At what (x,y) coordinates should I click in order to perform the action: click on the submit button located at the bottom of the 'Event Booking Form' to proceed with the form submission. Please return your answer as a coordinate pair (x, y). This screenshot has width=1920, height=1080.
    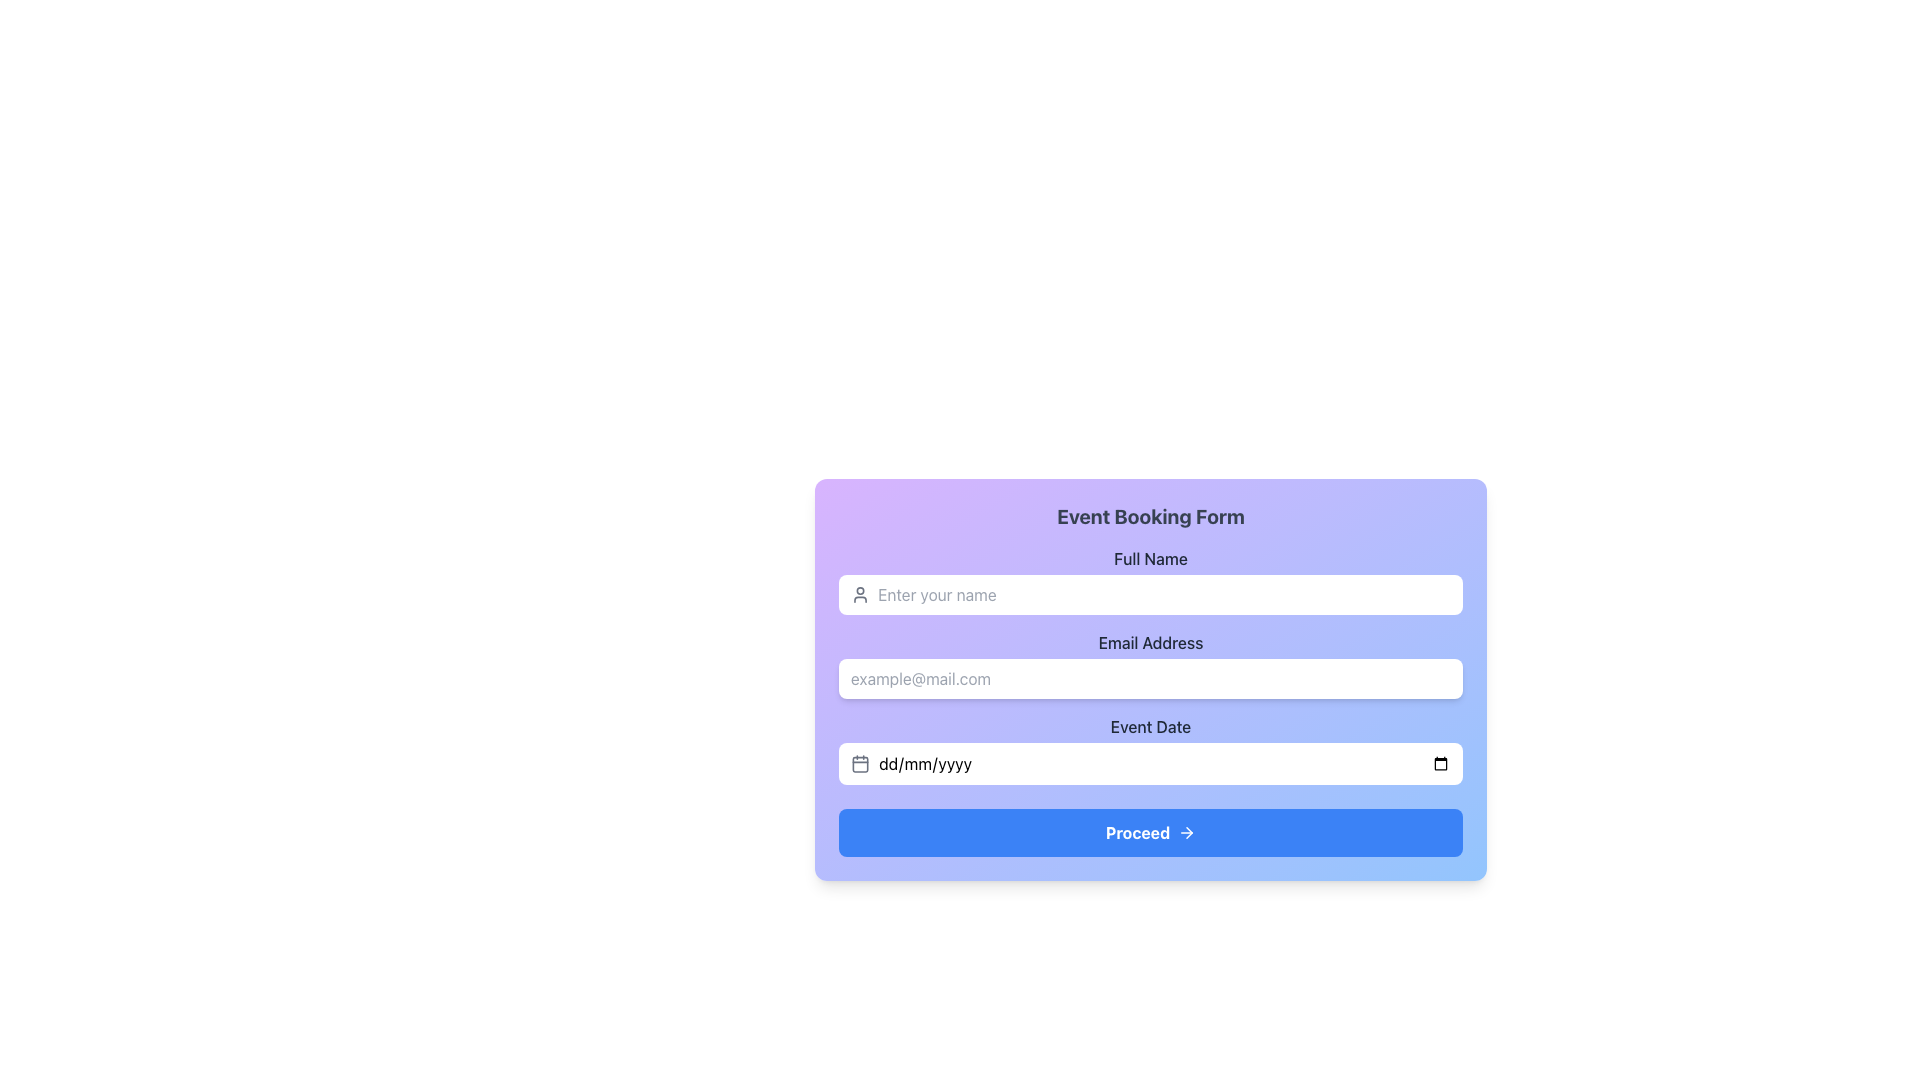
    Looking at the image, I should click on (1151, 833).